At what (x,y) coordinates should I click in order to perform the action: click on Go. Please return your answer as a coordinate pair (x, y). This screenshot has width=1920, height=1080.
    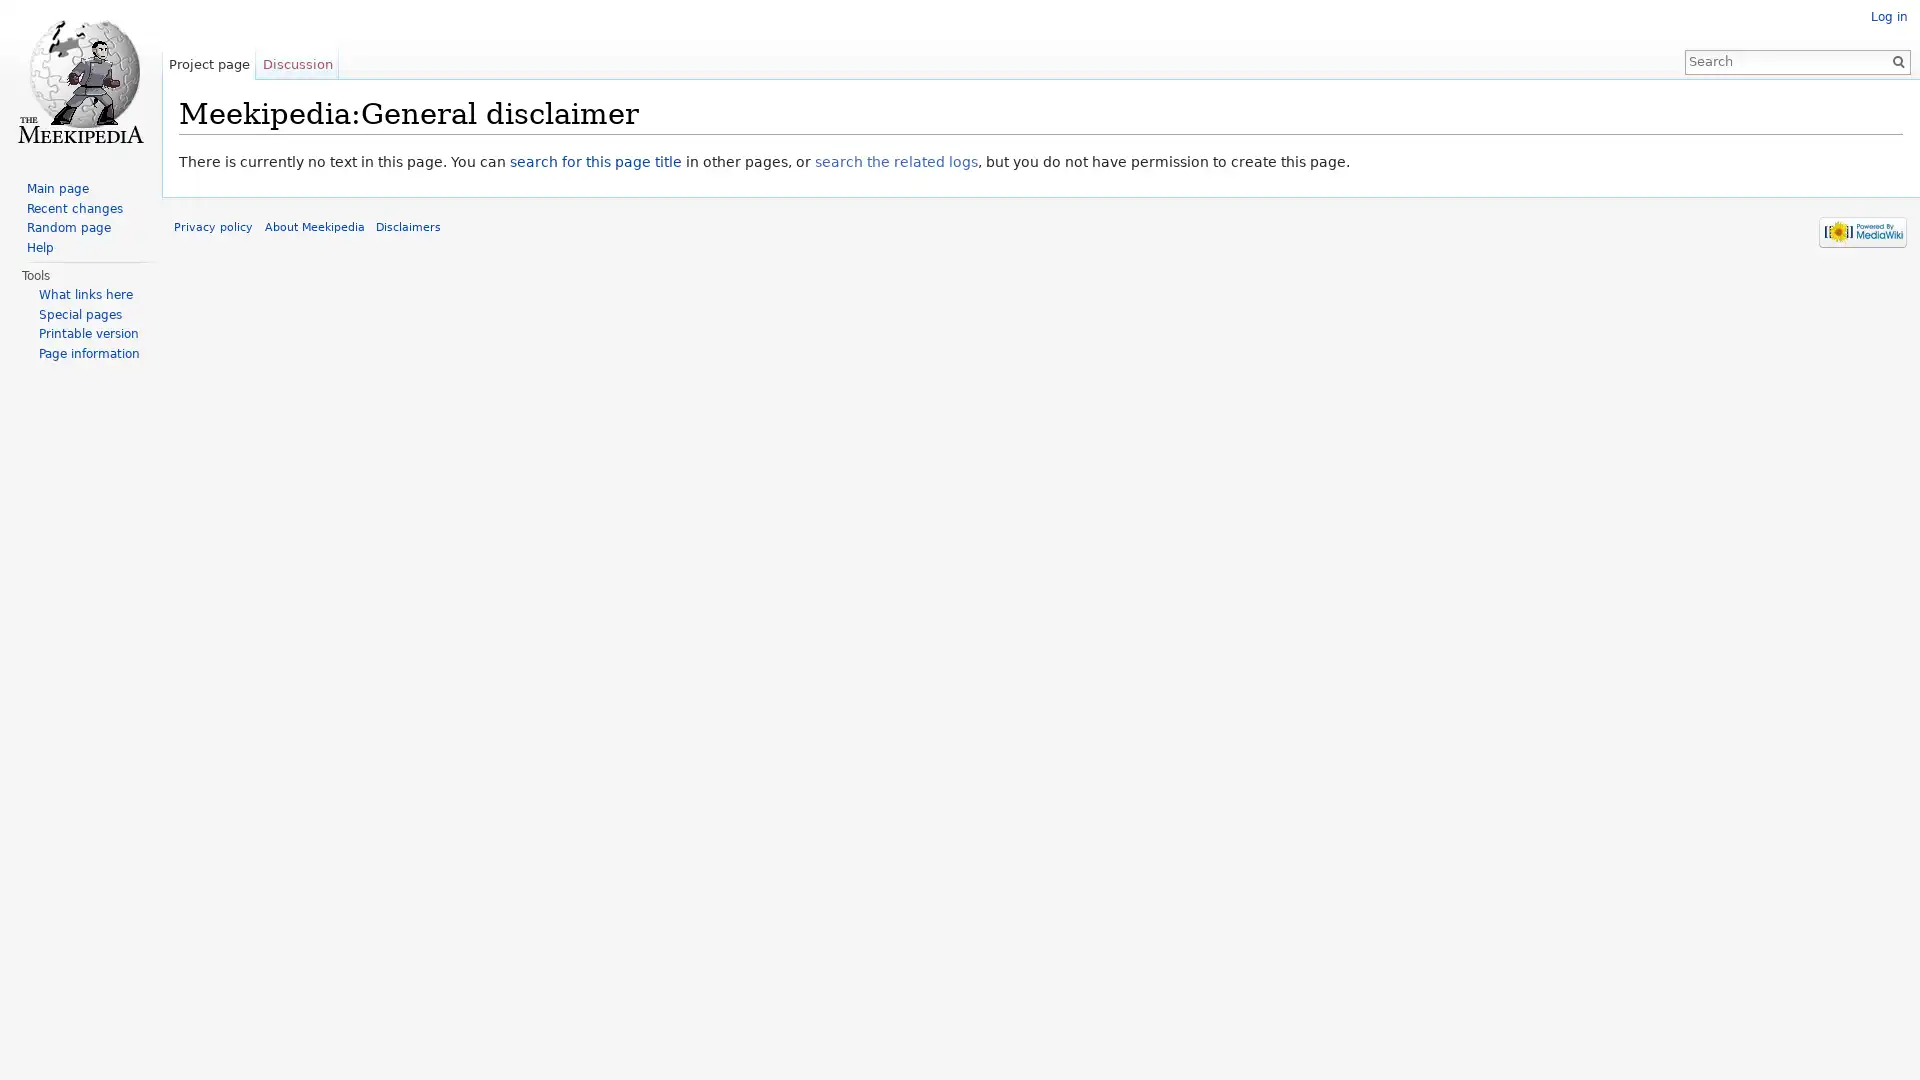
    Looking at the image, I should click on (1890, 60).